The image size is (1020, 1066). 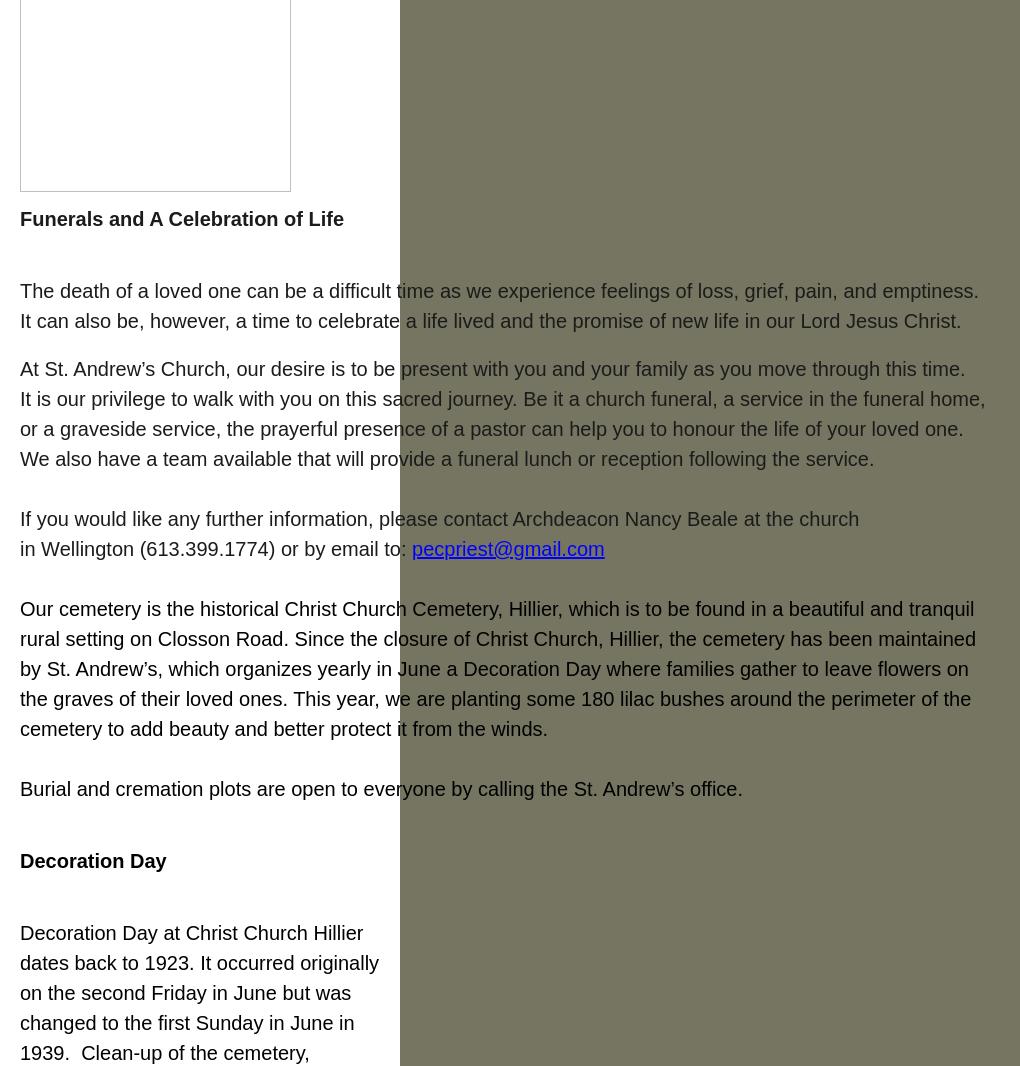 I want to click on 'was changed to the first Sunday in June in 1939.', so click(x=185, y=1023).